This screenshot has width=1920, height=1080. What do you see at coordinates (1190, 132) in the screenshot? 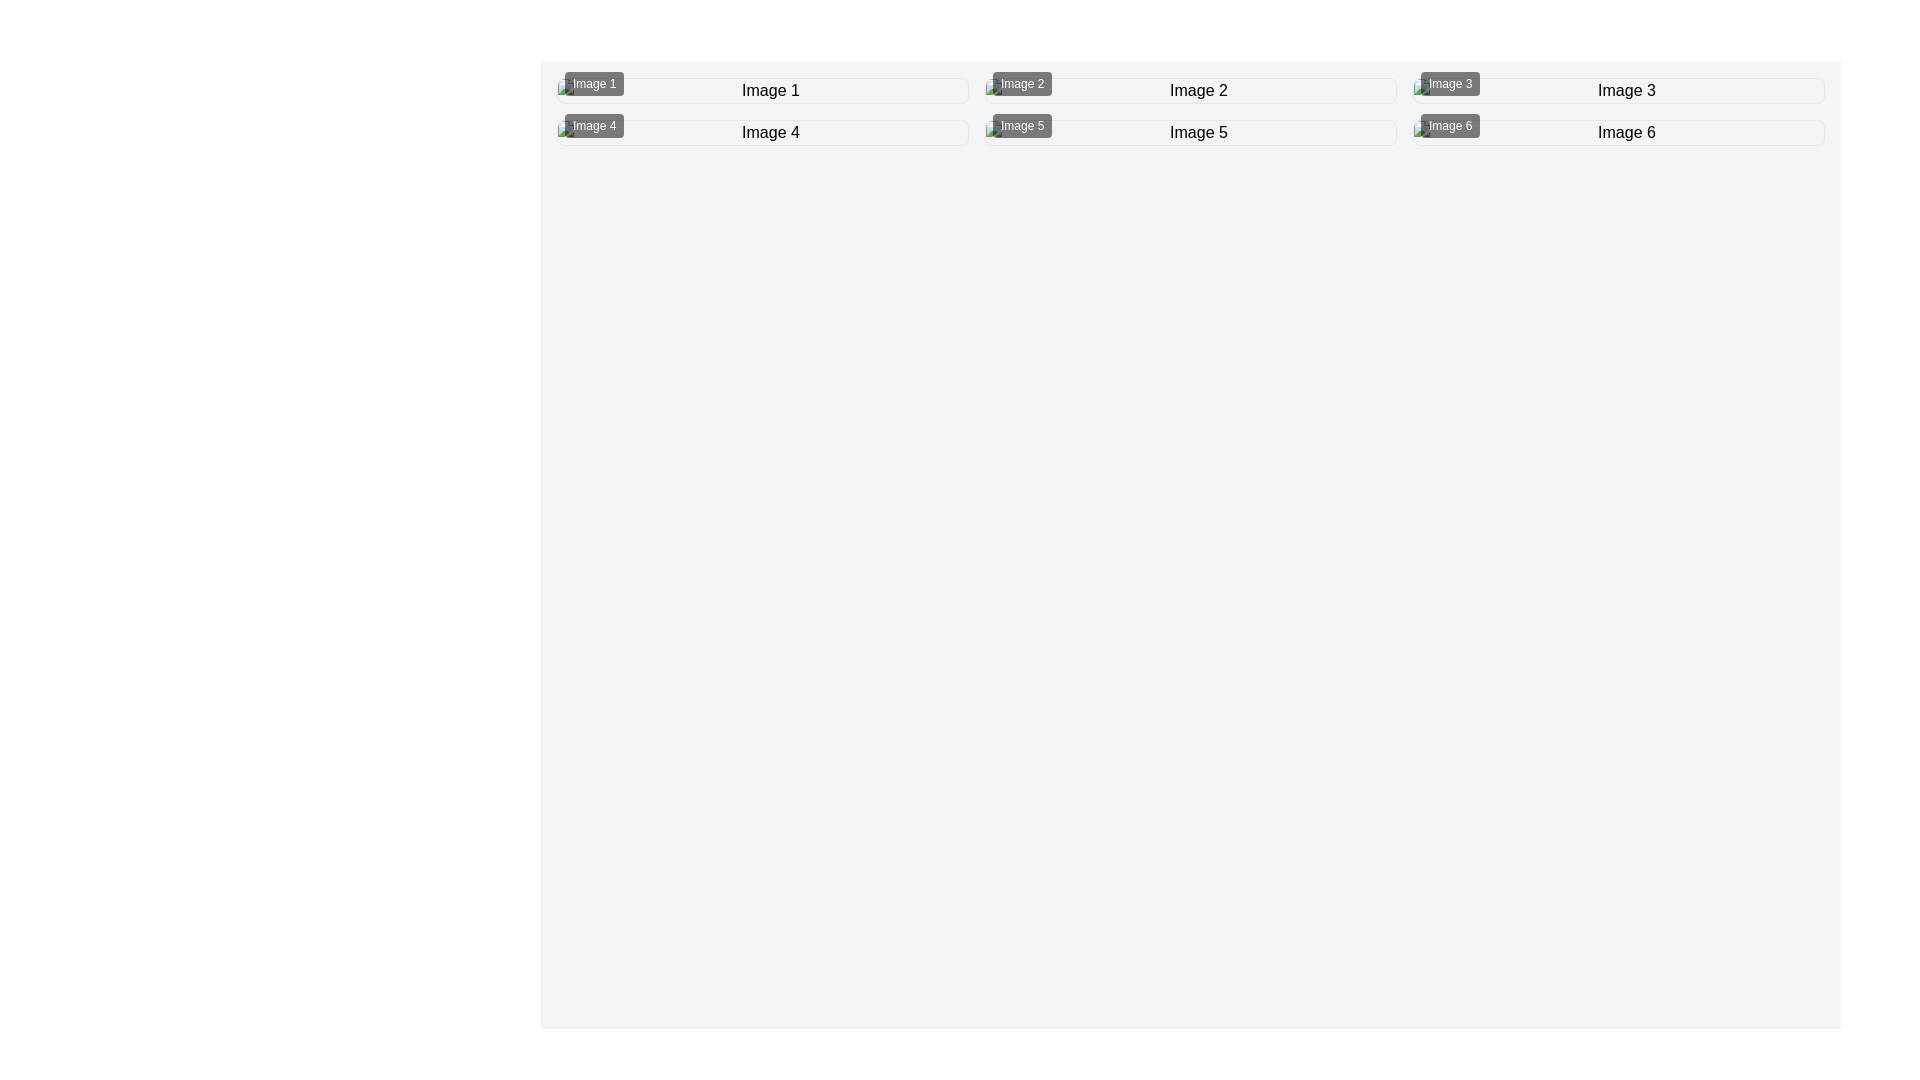
I see `the interactive image thumbnail located in the second row of the grid layout` at bounding box center [1190, 132].